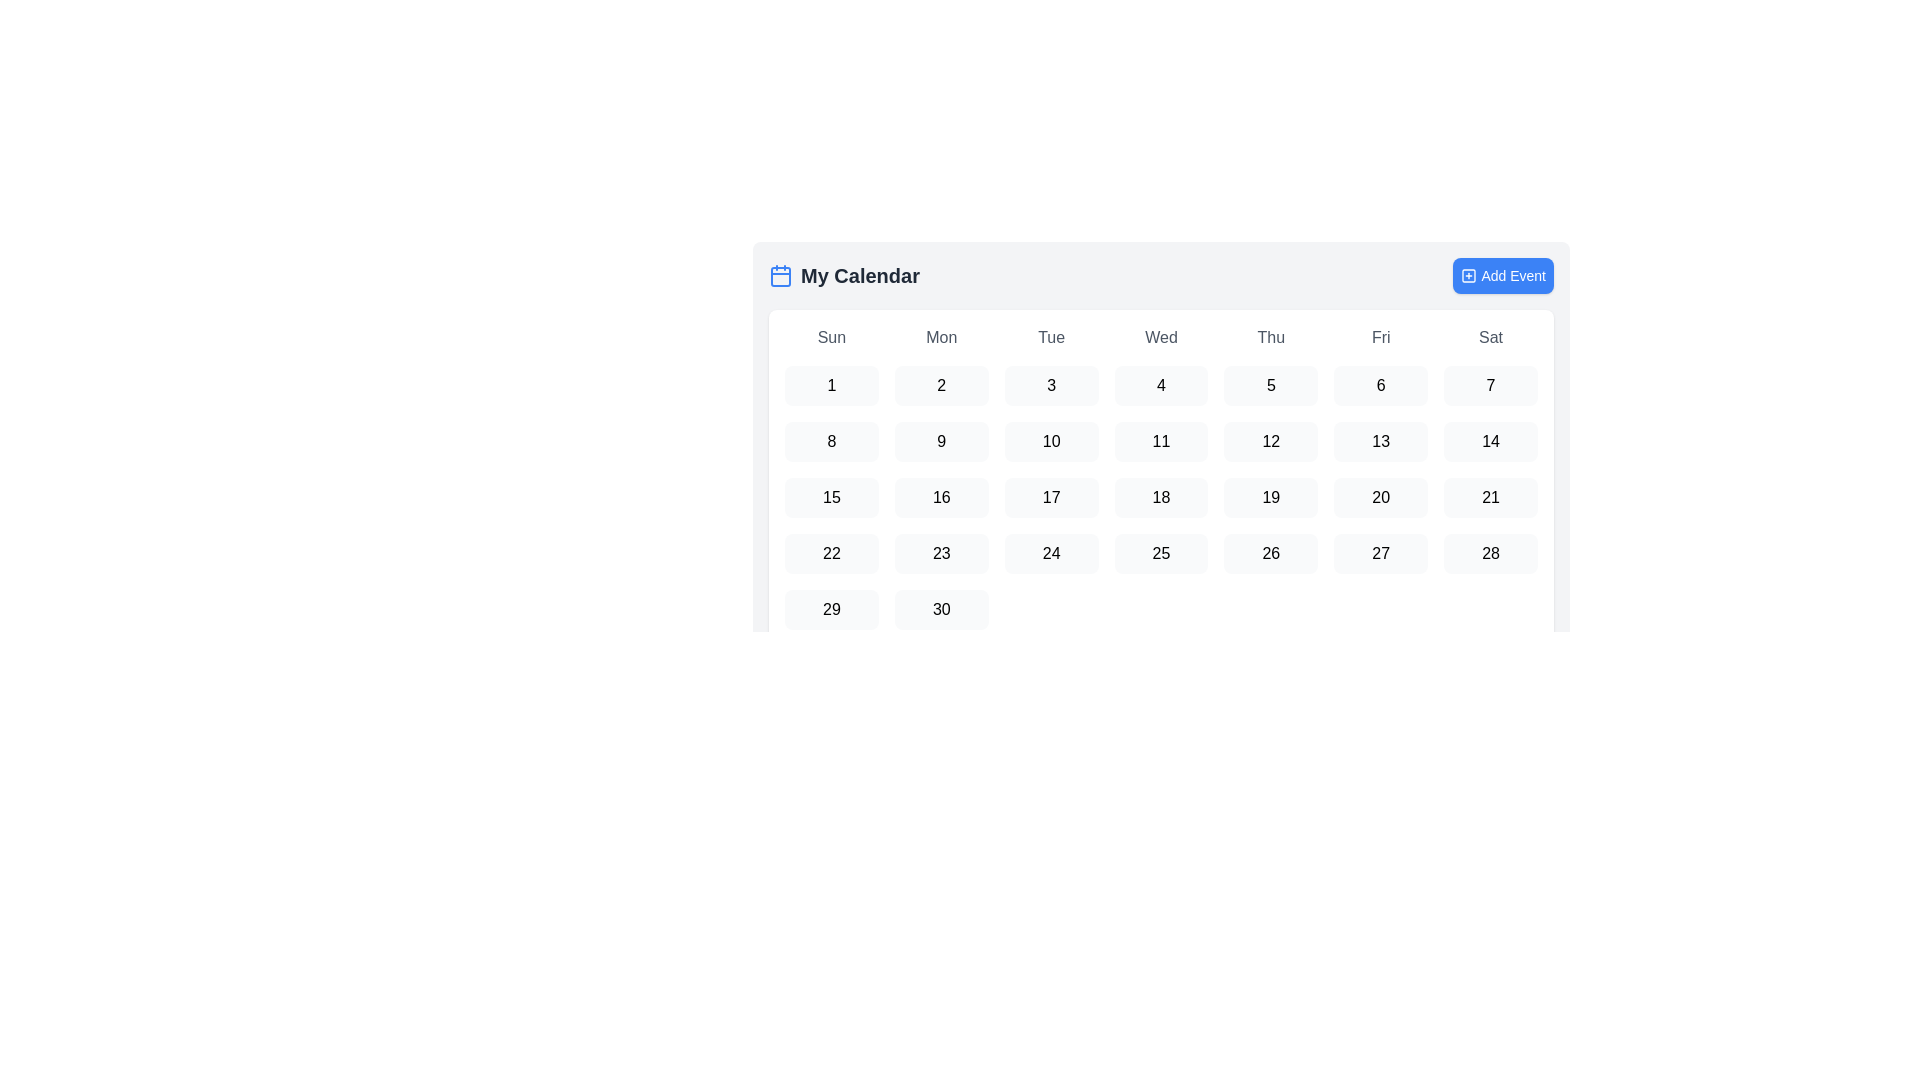 The height and width of the screenshot is (1080, 1920). I want to click on the Calendar day tile displaying the number '5' in the first row under the 'Thu' column for keyboard navigation, so click(1270, 385).